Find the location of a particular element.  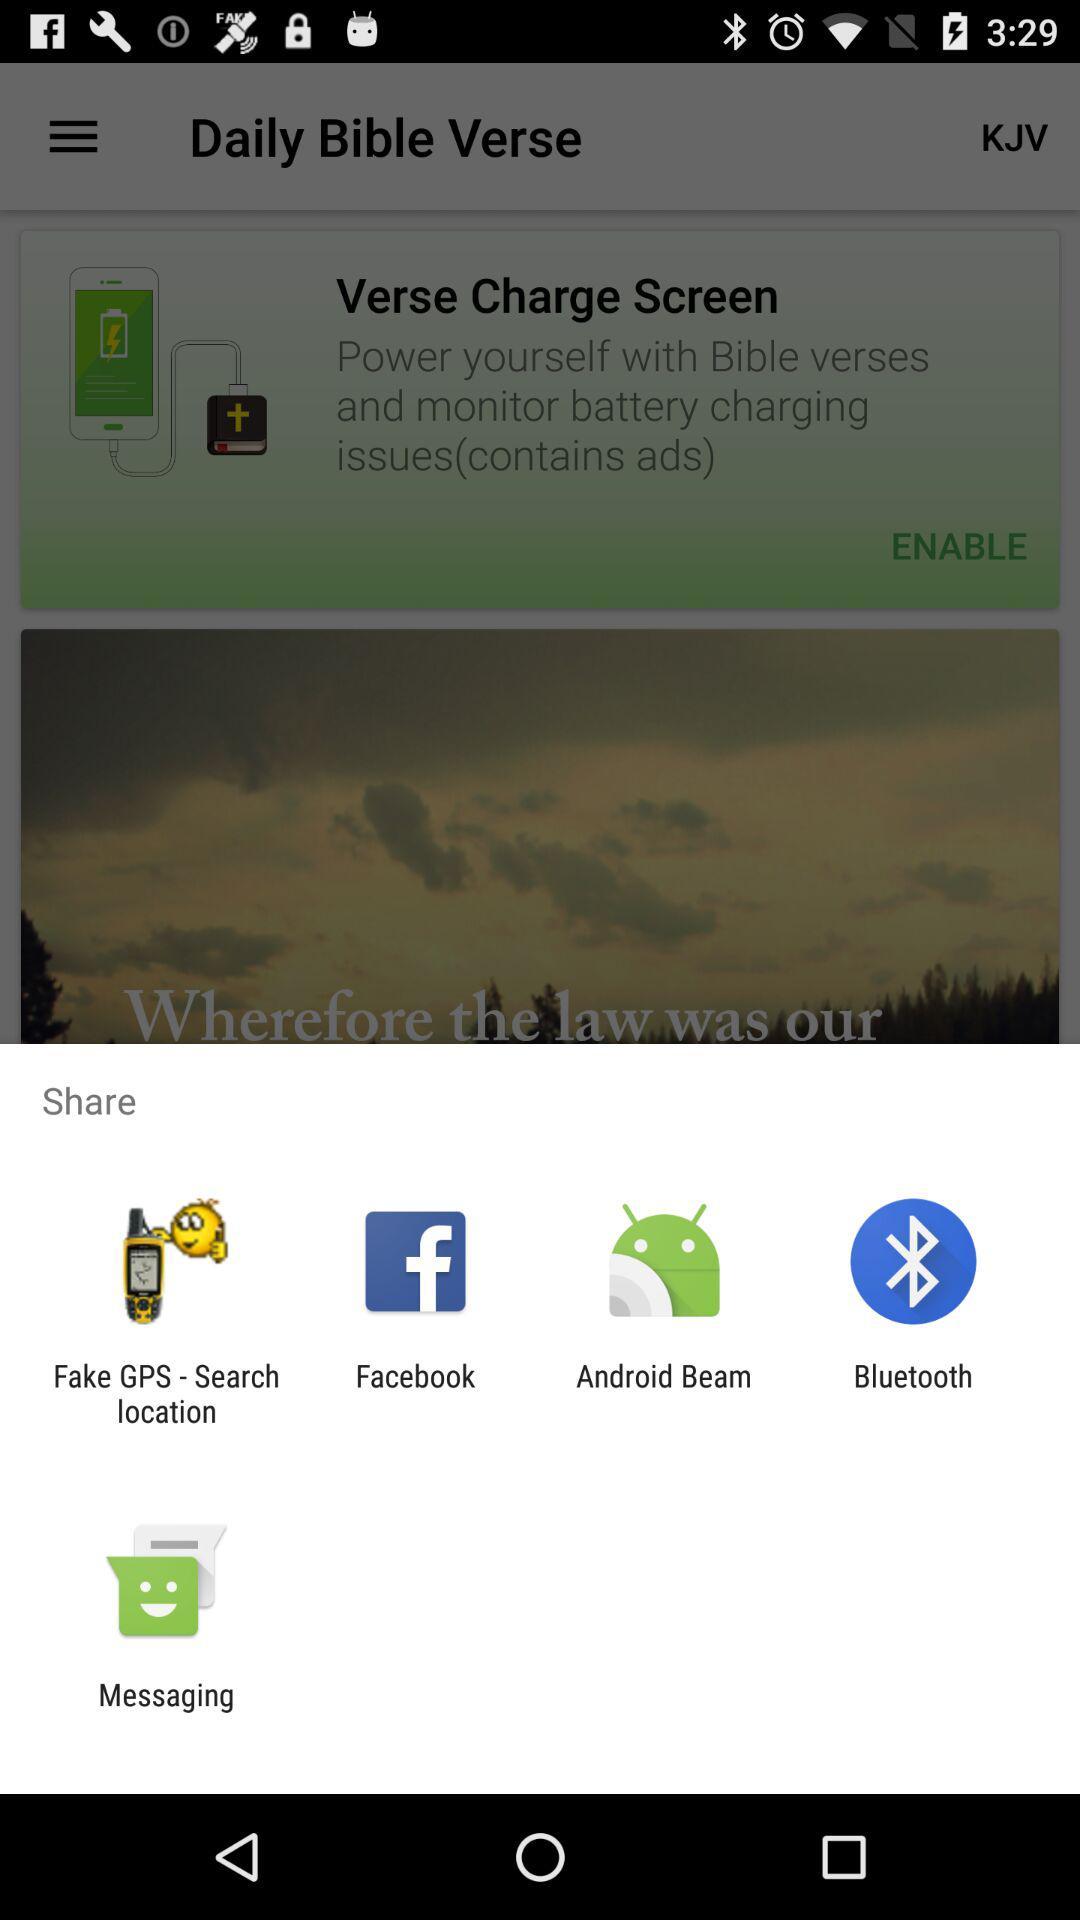

fake gps search is located at coordinates (165, 1392).